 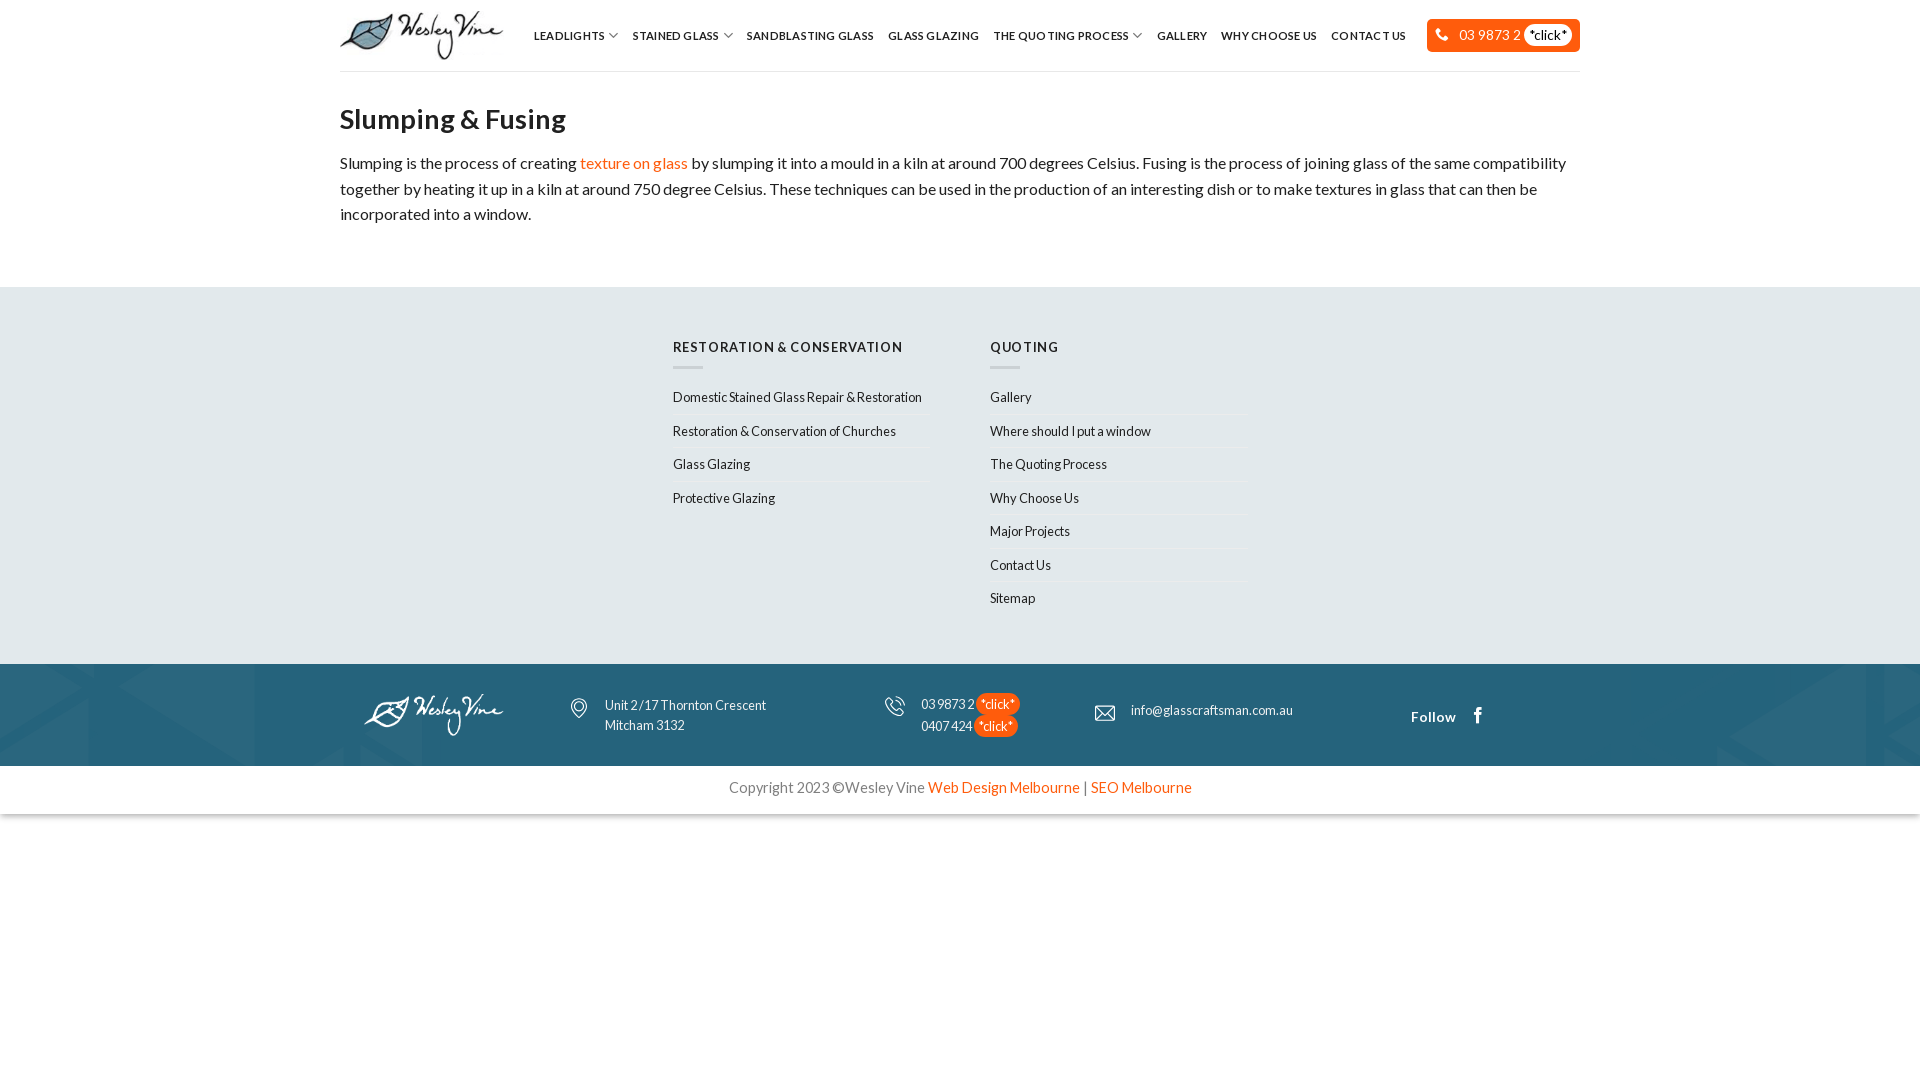 I want to click on '03 9873 2 *click*', so click(x=920, y=703).